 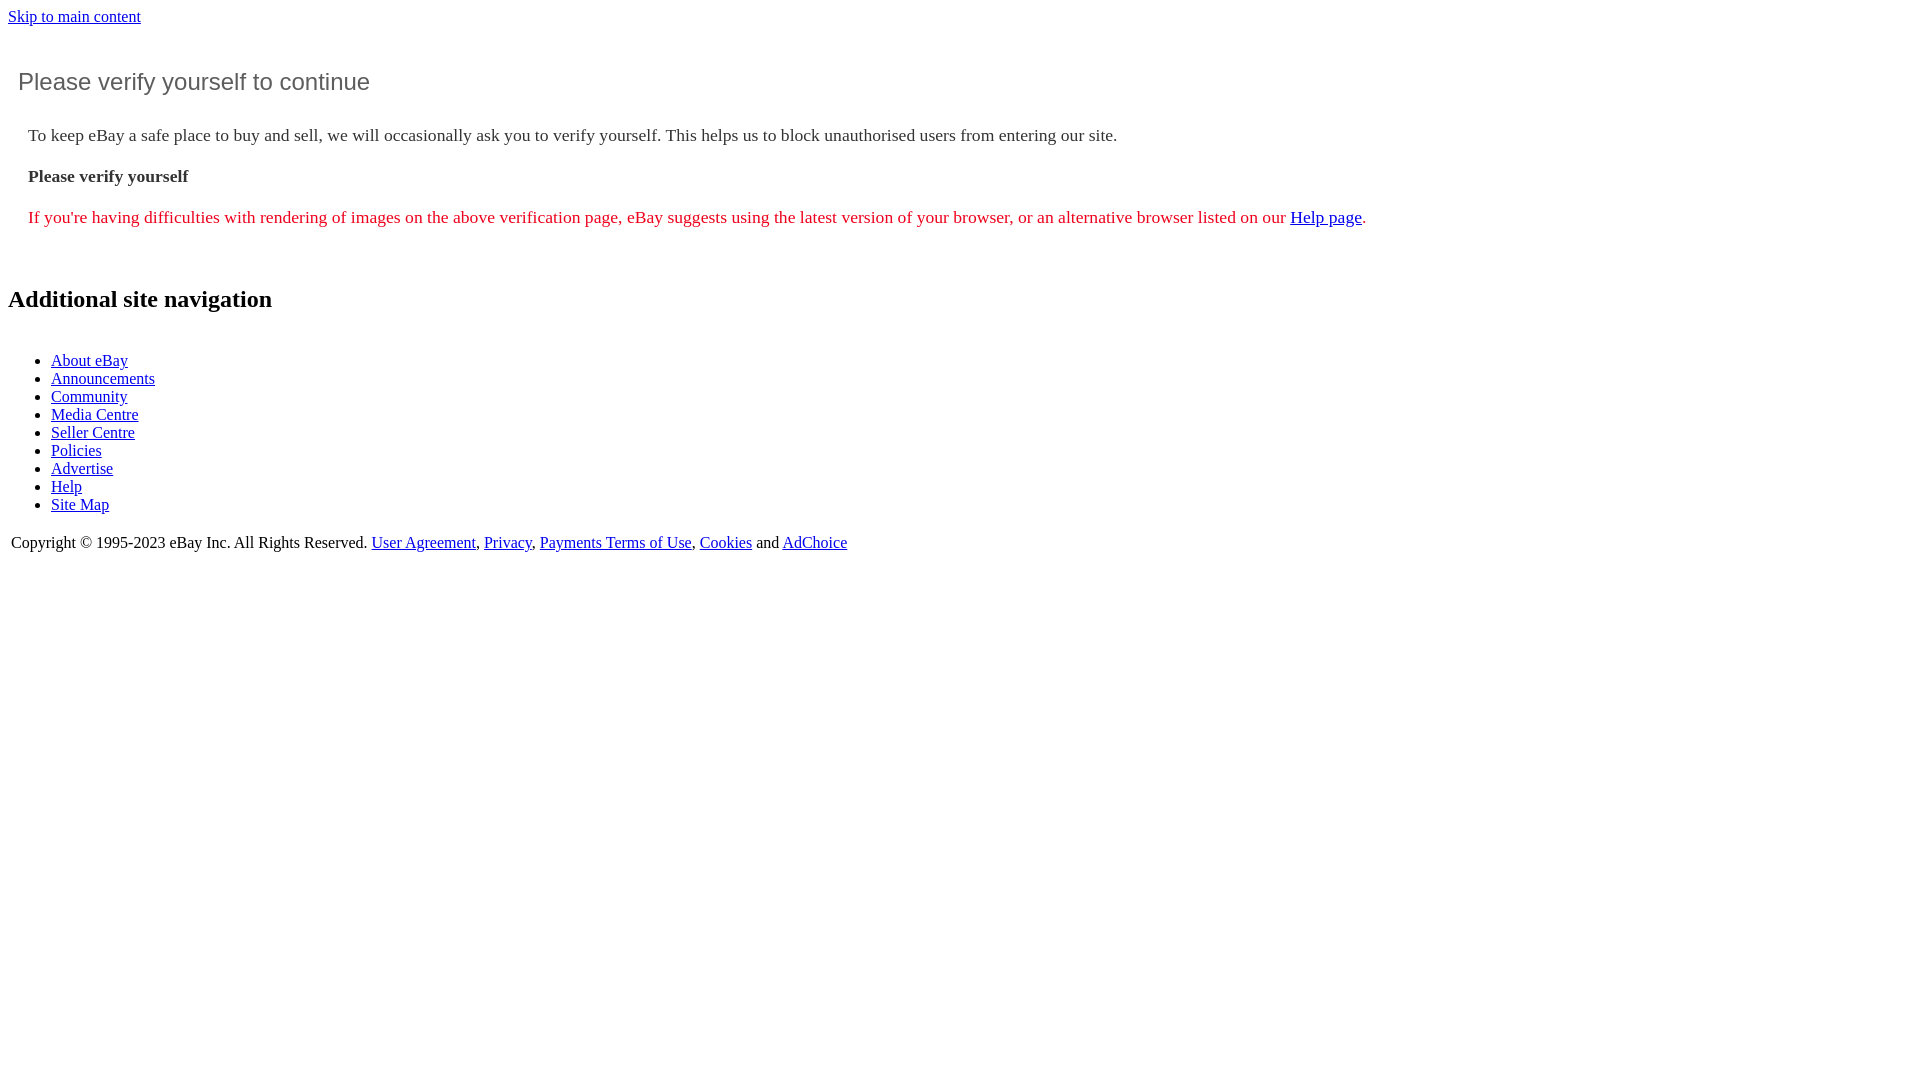 What do you see at coordinates (51, 413) in the screenshot?
I see `'Media Centre'` at bounding box center [51, 413].